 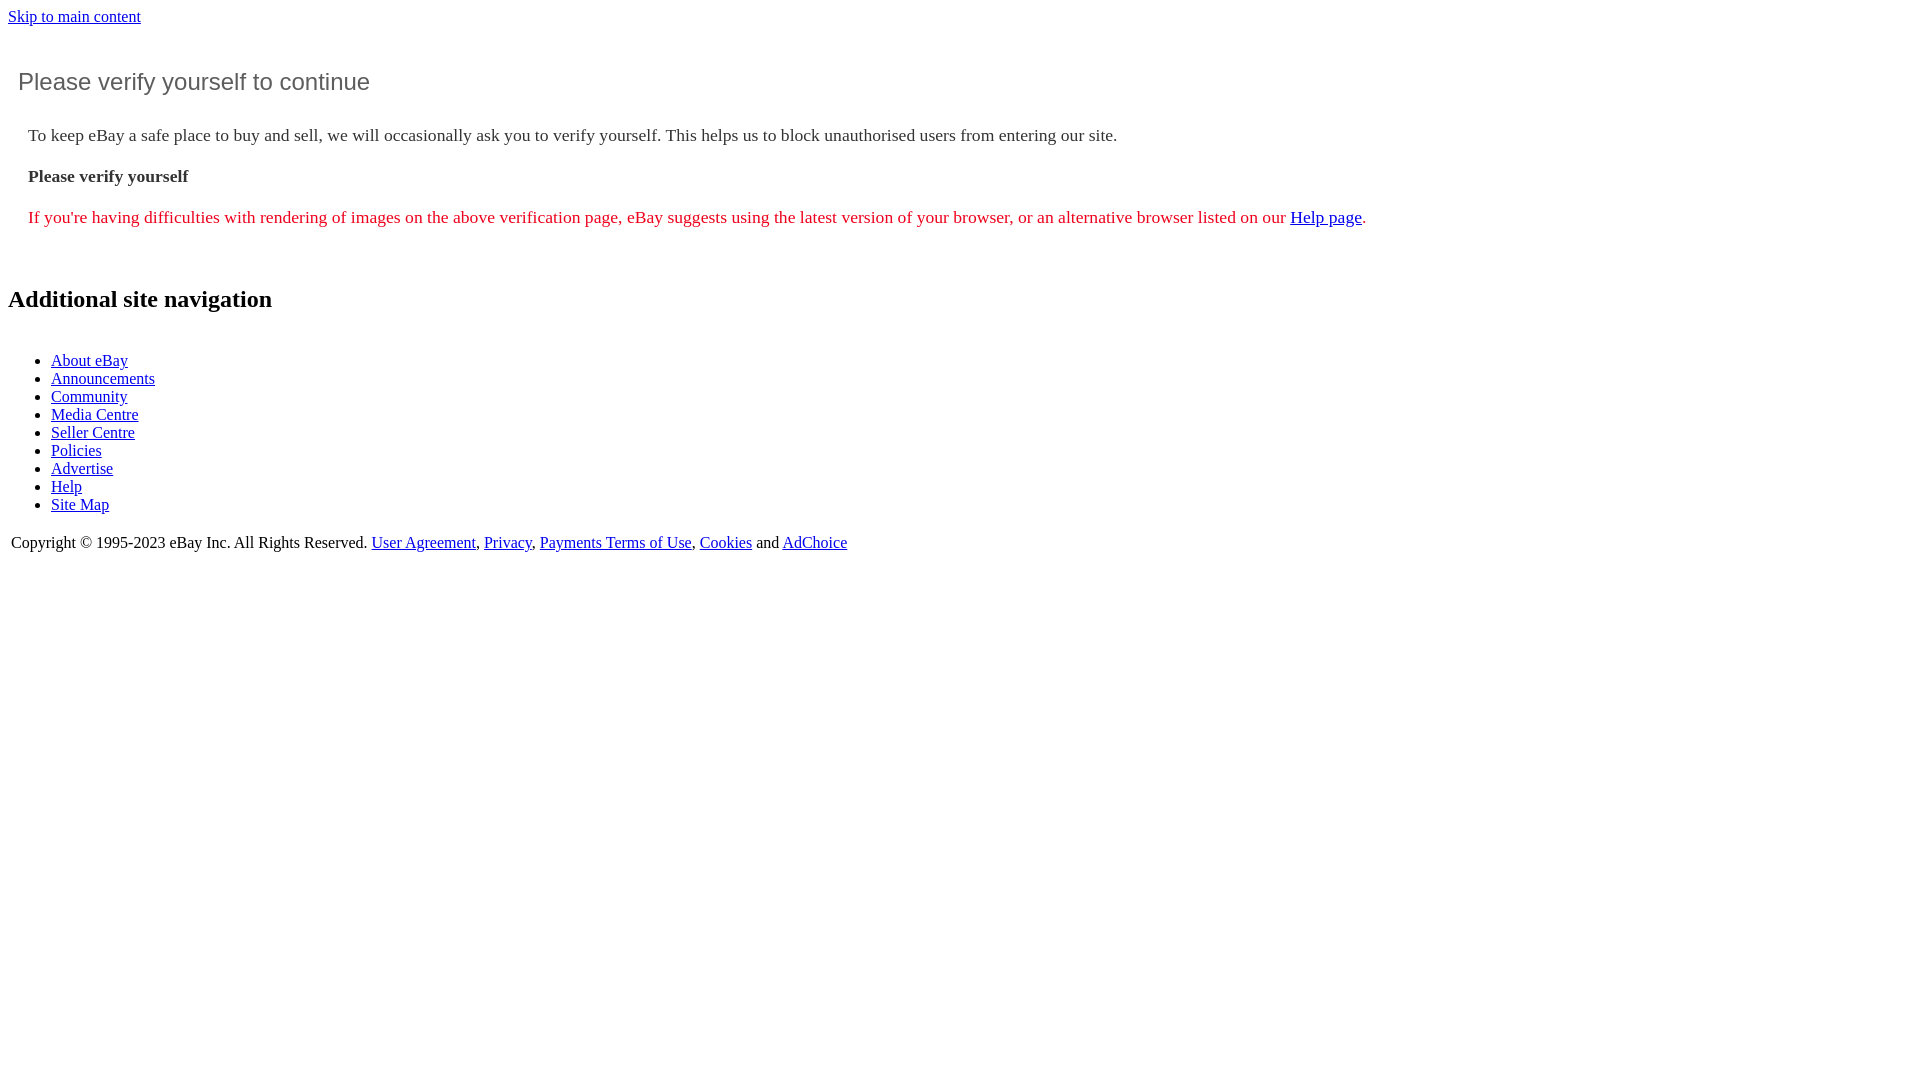 What do you see at coordinates (51, 413) in the screenshot?
I see `'Media Centre'` at bounding box center [51, 413].